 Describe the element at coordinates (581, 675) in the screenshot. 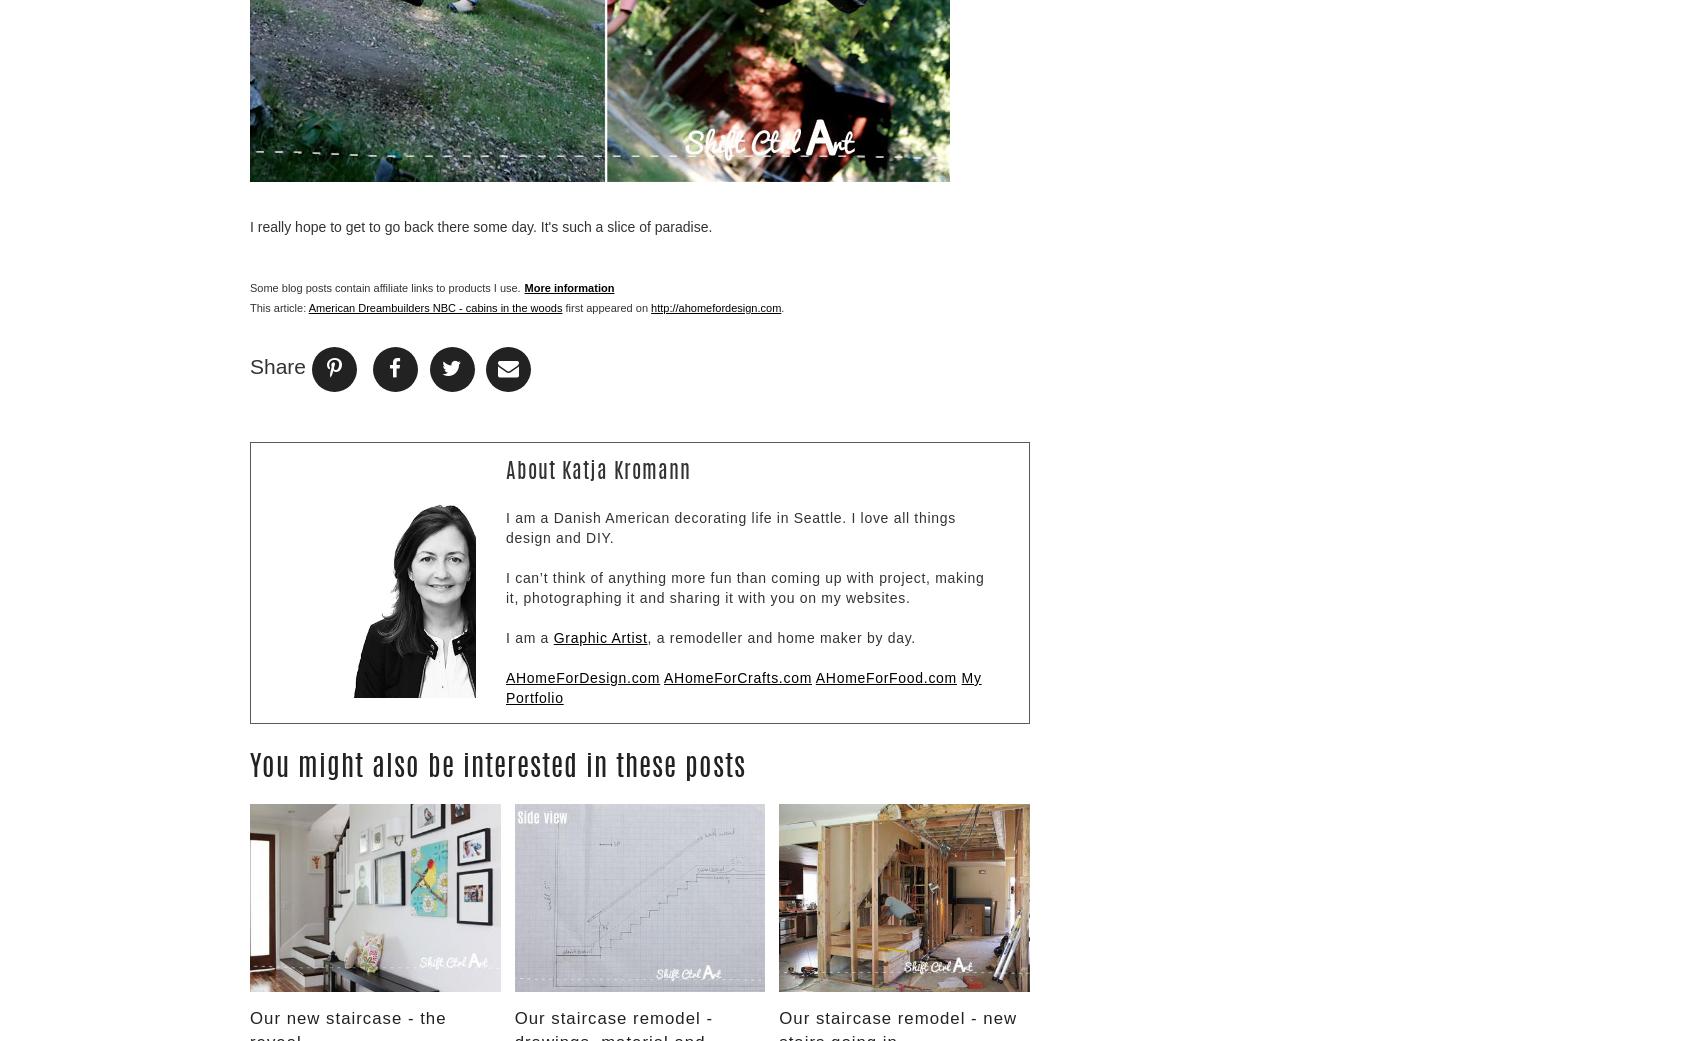

I see `'AHomeForDesign.com'` at that location.